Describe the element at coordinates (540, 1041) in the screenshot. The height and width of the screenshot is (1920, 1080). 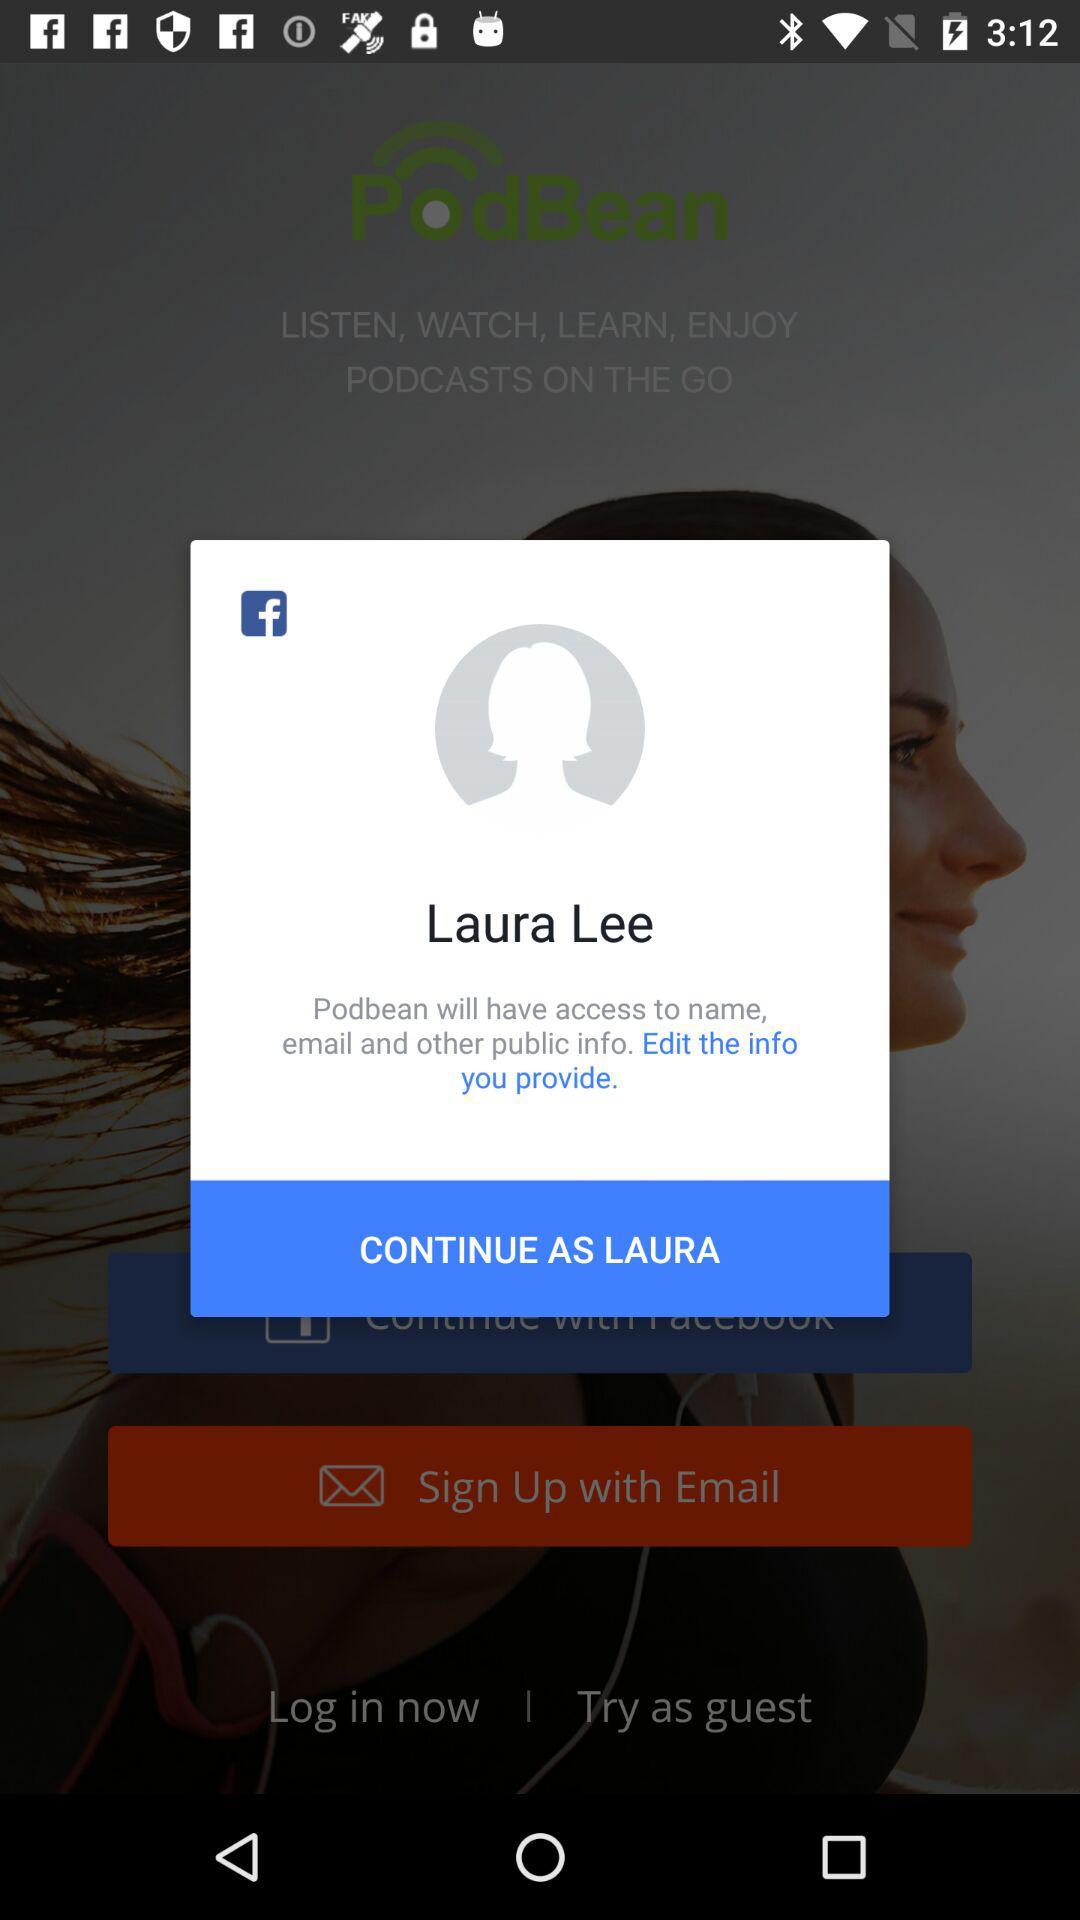
I see `podbean will have icon` at that location.